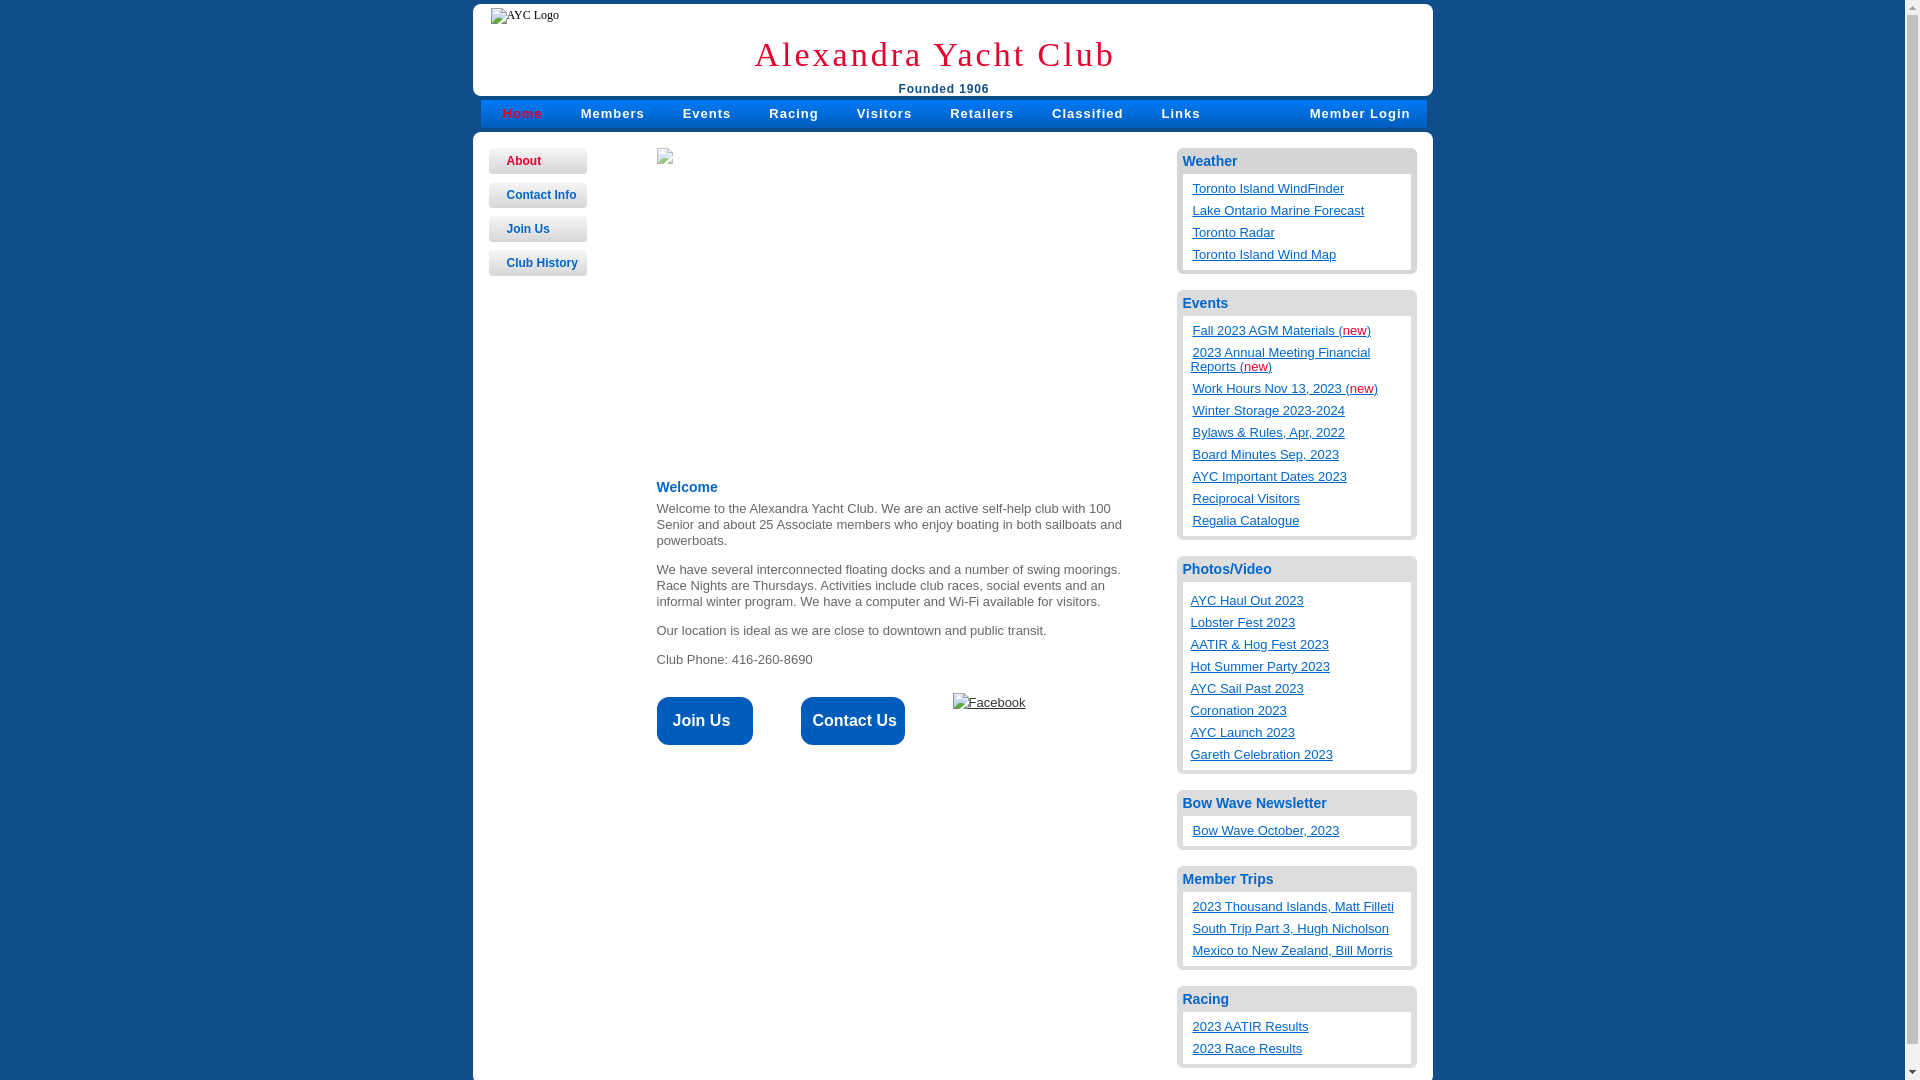  Describe the element at coordinates (1180, 113) in the screenshot. I see `'Links'` at that location.